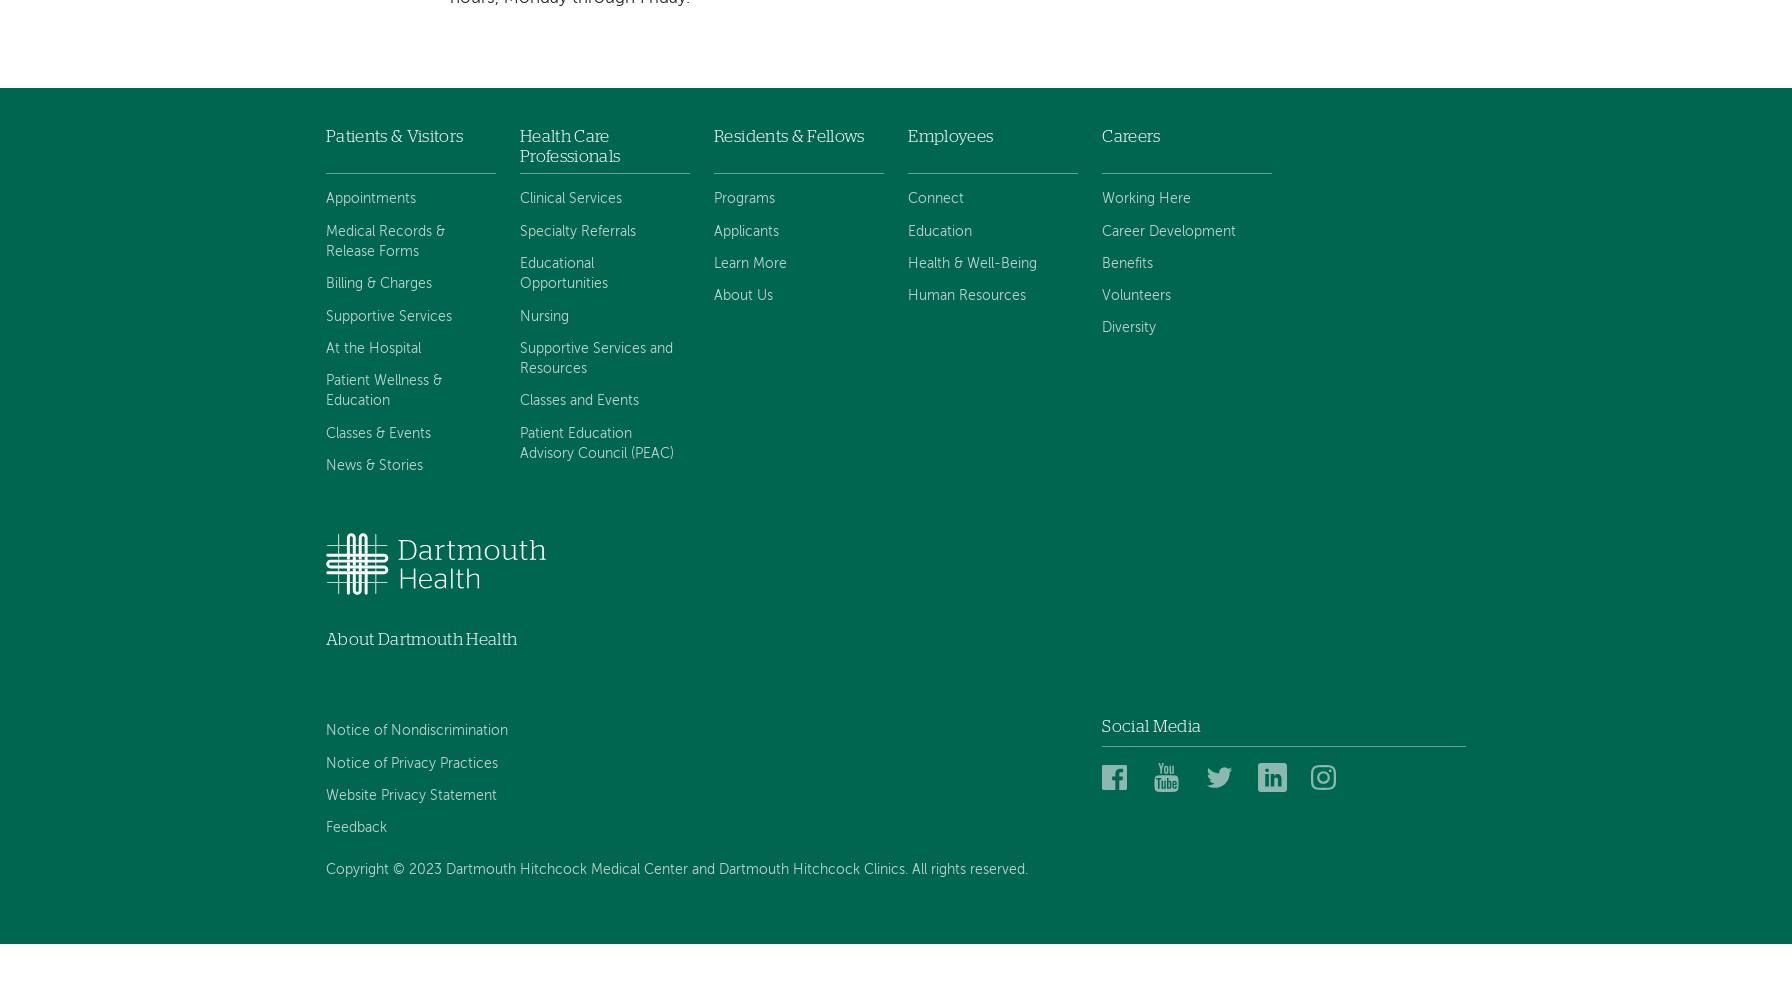 This screenshot has height=1000, width=1792. What do you see at coordinates (379, 284) in the screenshot?
I see `'Billing & Charges'` at bounding box center [379, 284].